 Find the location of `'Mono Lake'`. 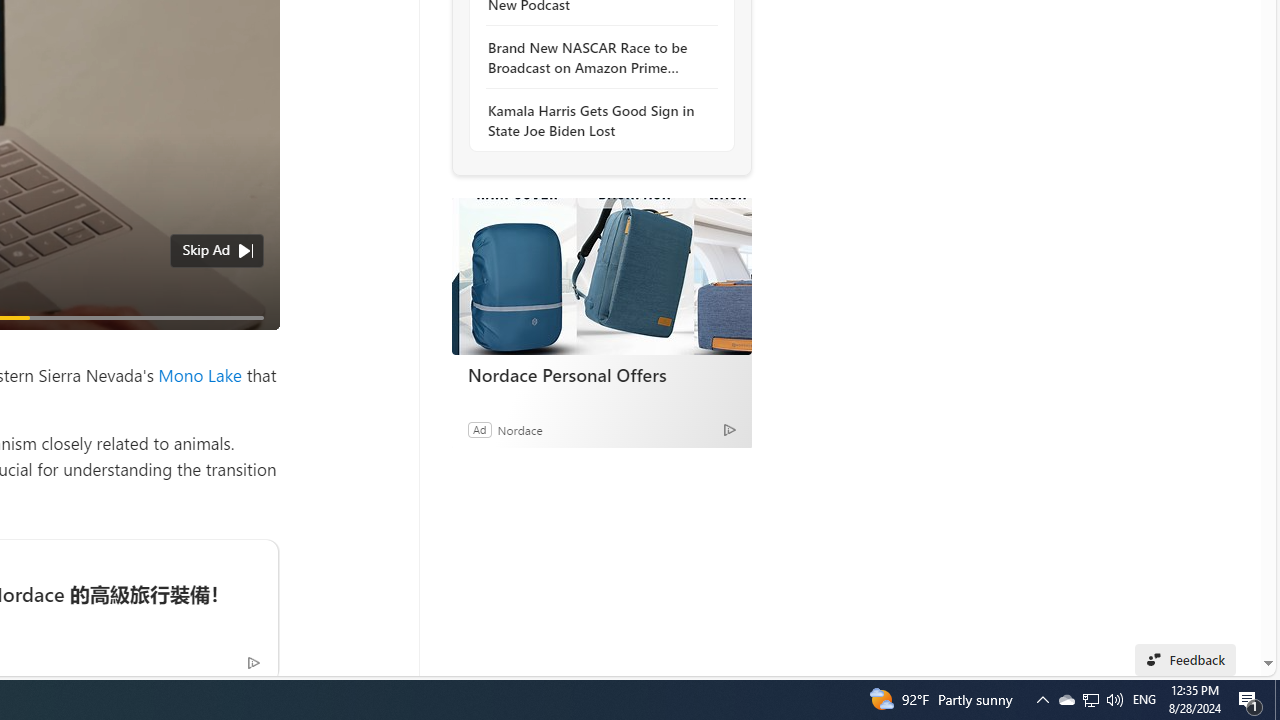

'Mono Lake' is located at coordinates (200, 374).